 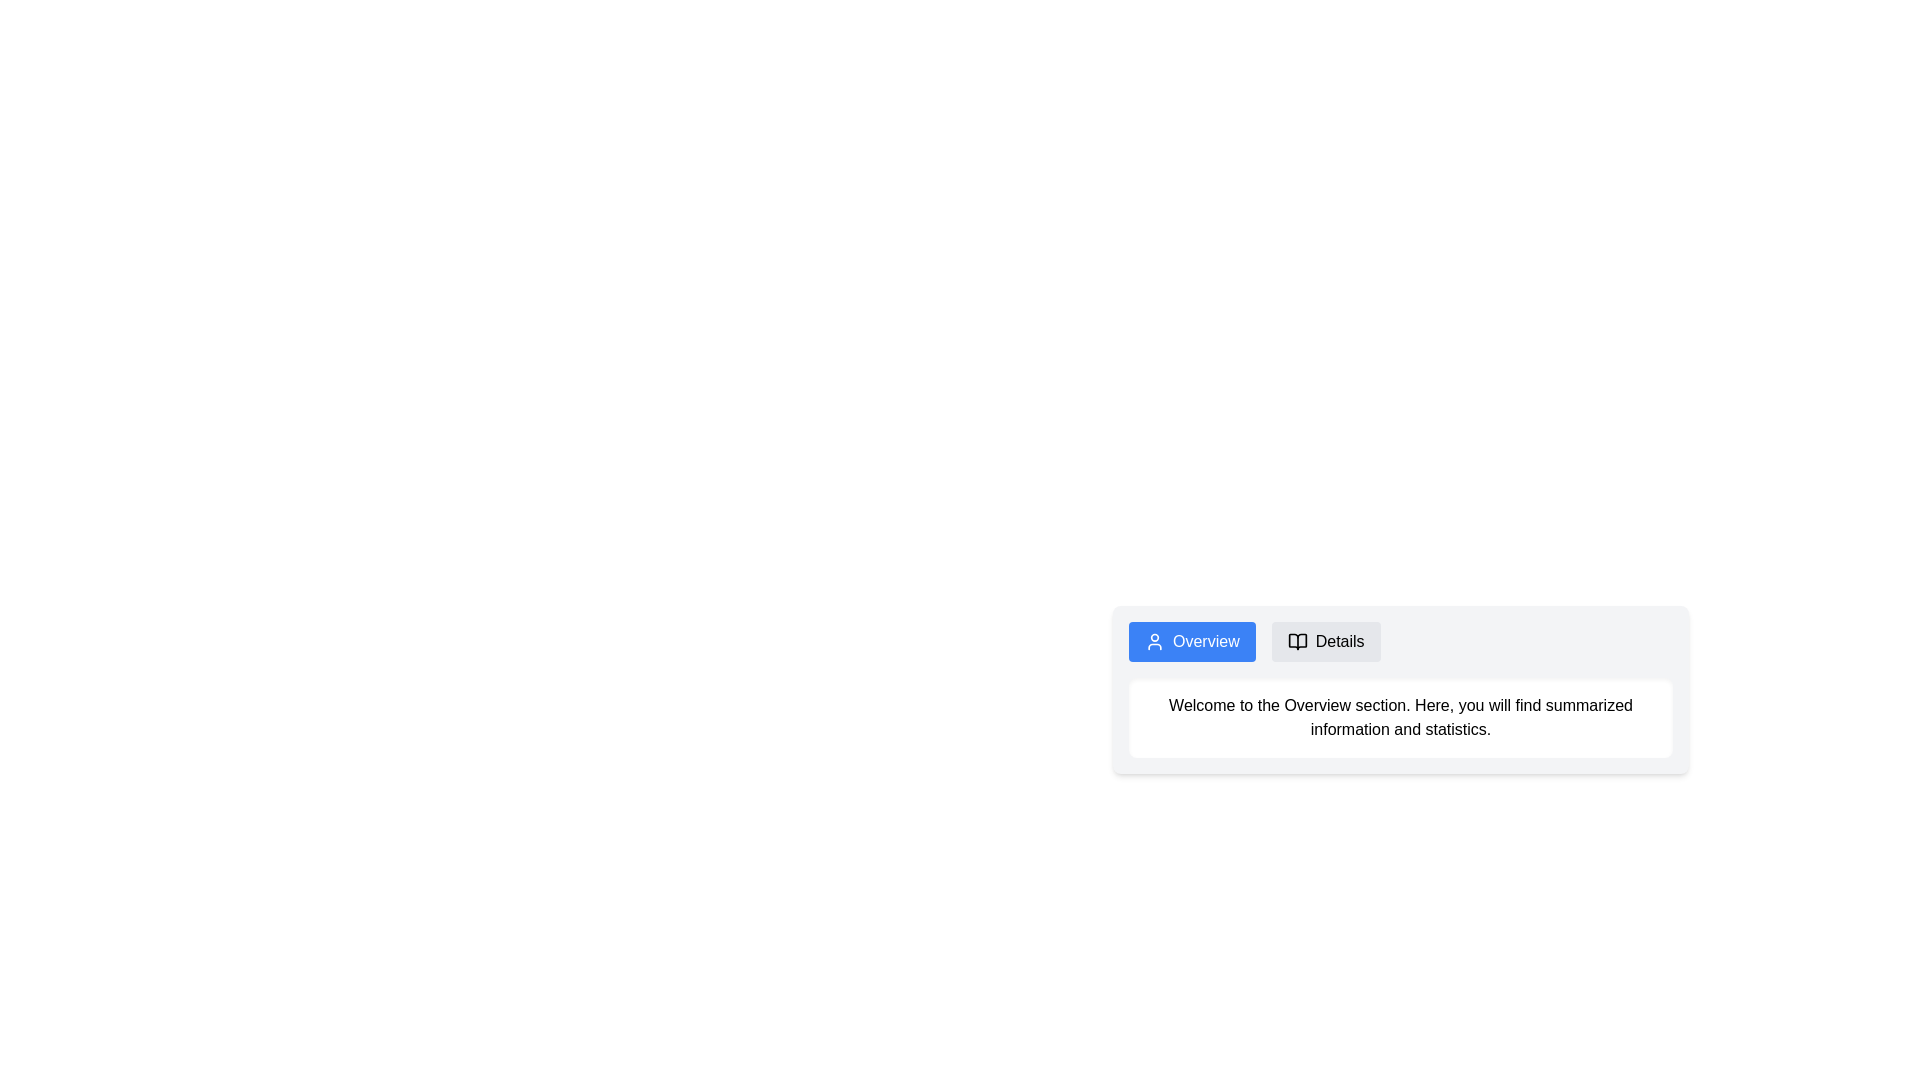 What do you see at coordinates (1192, 641) in the screenshot?
I see `the blue rectangular button with rounded corners labeled 'Overview'` at bounding box center [1192, 641].